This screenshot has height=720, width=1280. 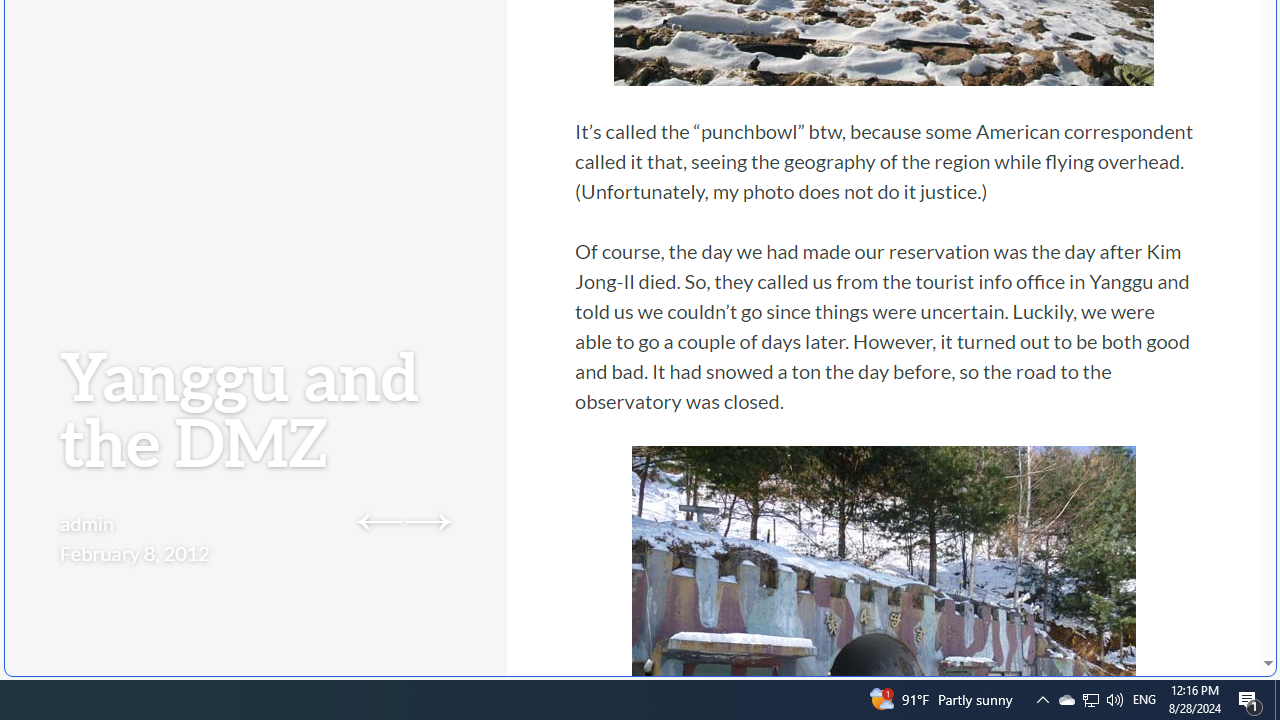 I want to click on 'admin', so click(x=86, y=522).